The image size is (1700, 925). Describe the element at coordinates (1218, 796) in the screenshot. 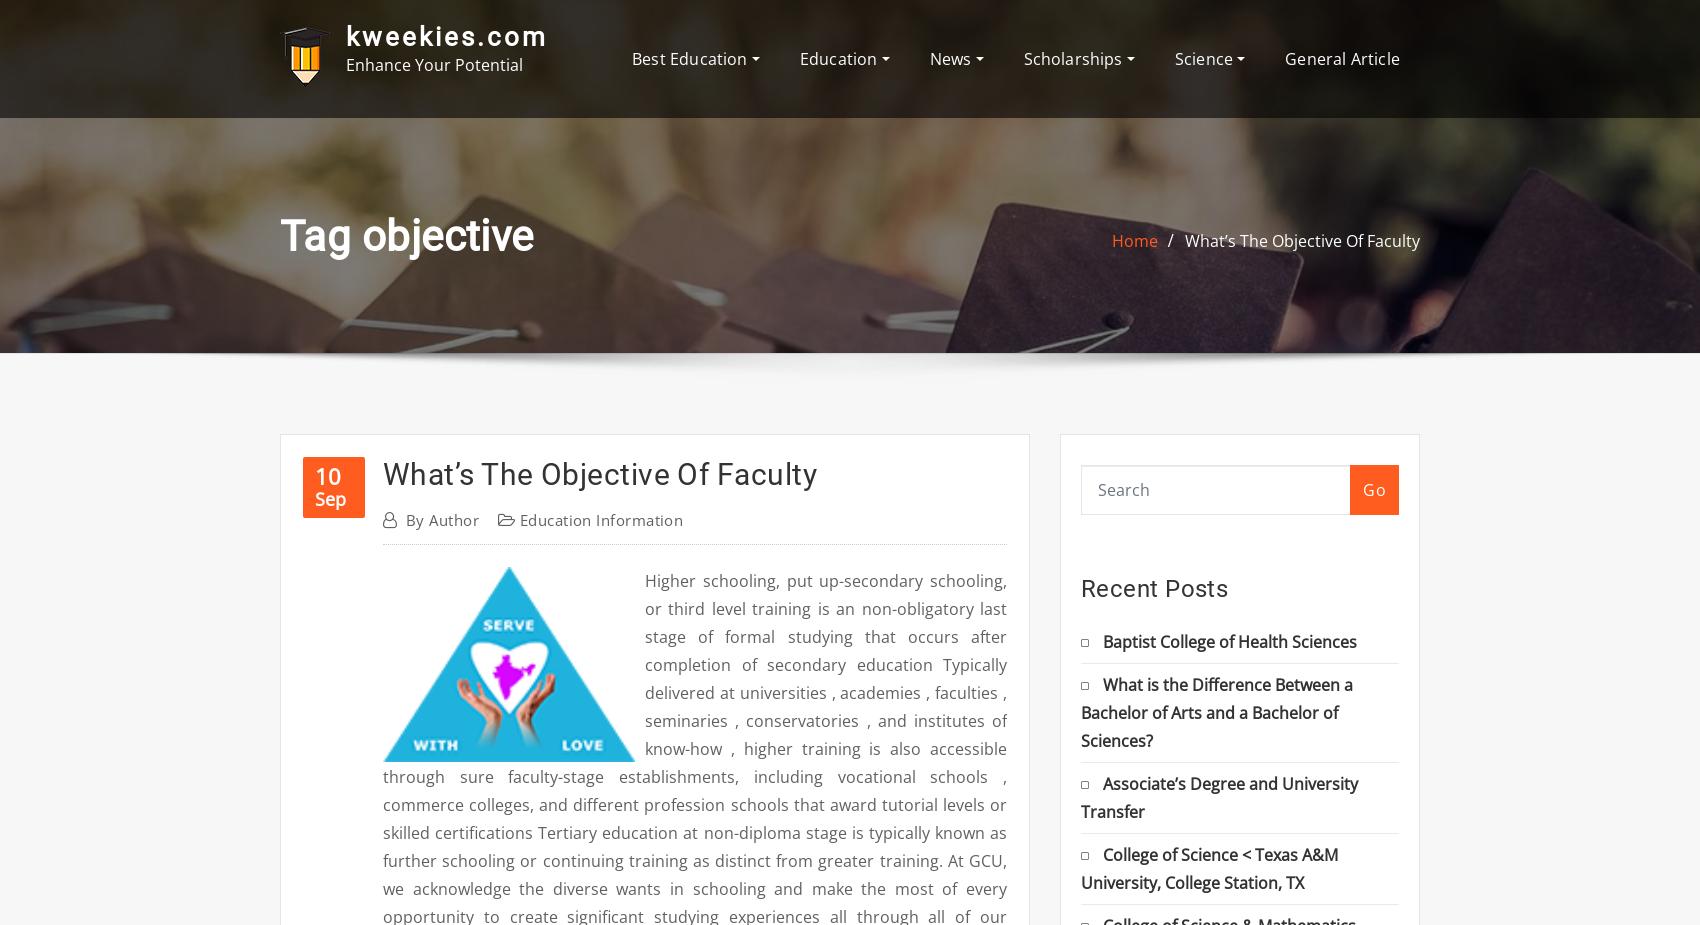

I see `'Associate’s Degree and University Transfer'` at that location.